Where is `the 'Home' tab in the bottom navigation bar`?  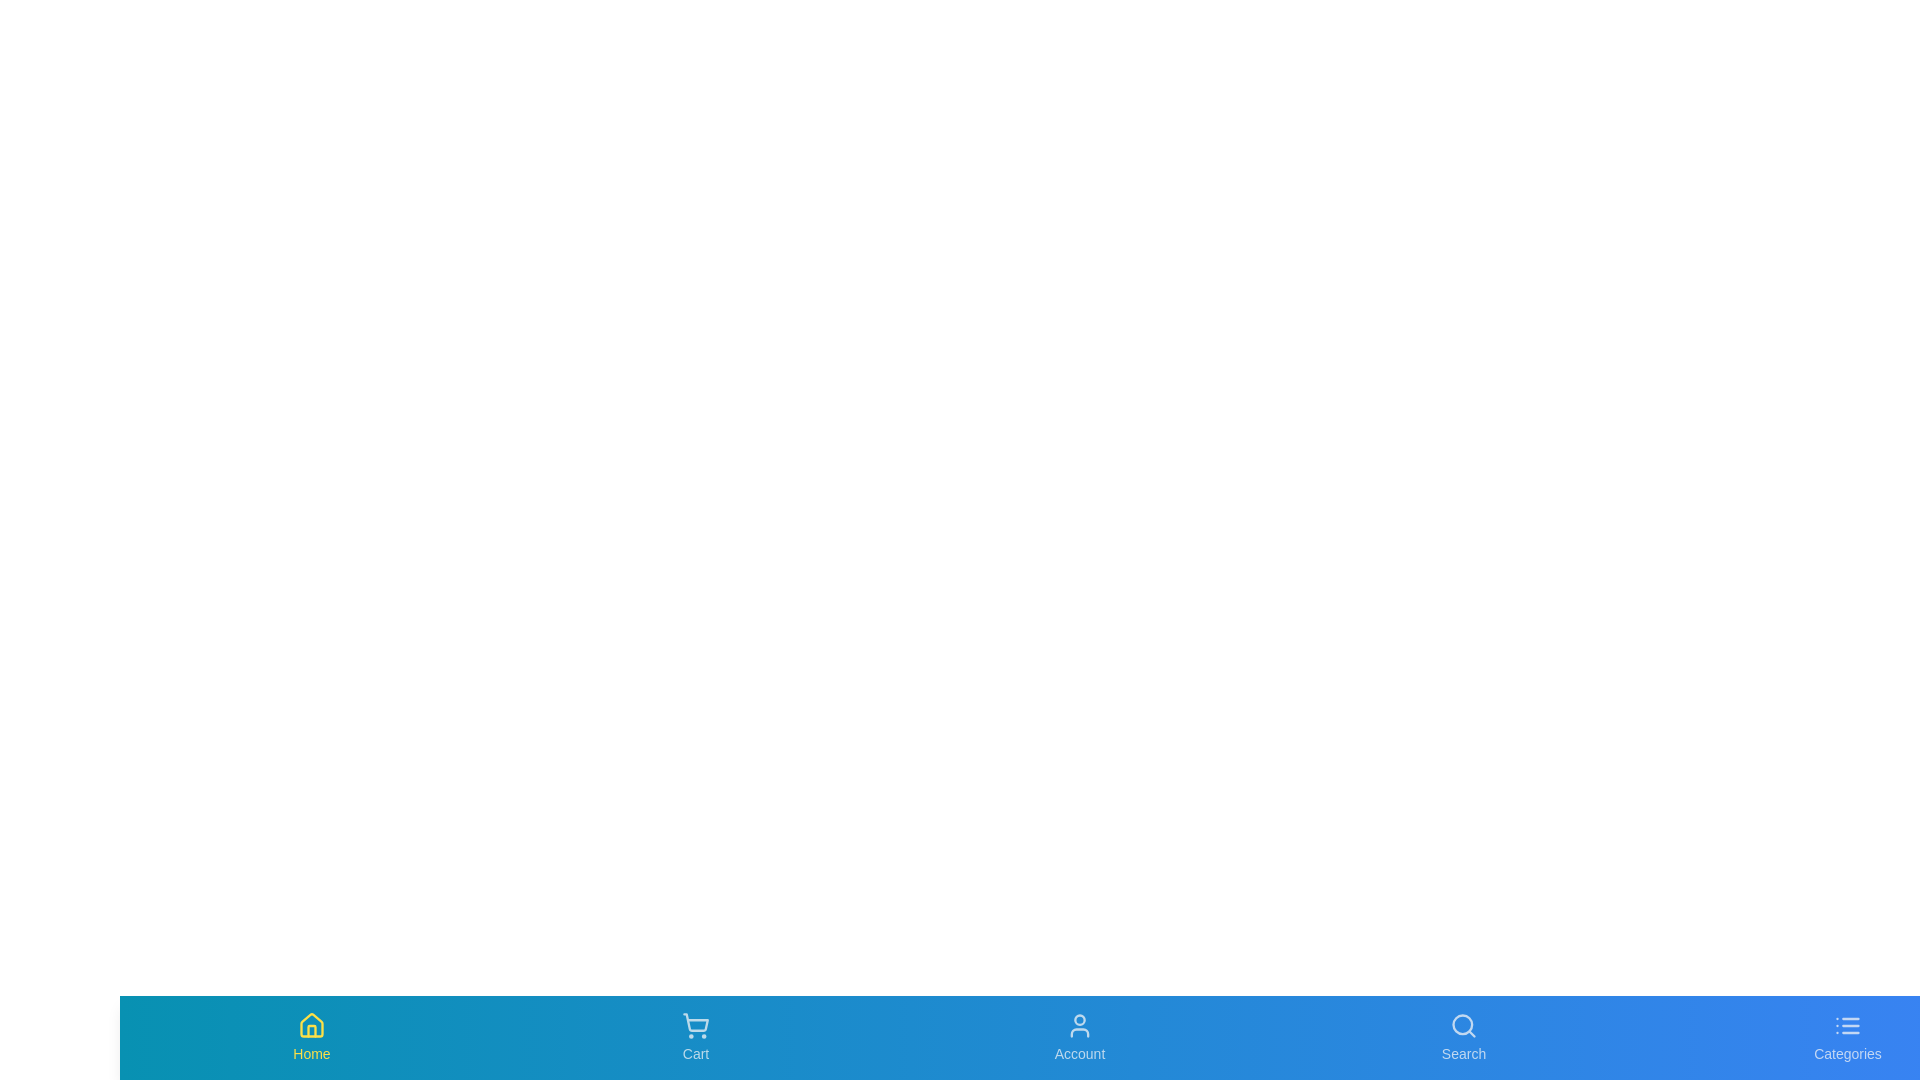
the 'Home' tab in the bottom navigation bar is located at coordinates (311, 1036).